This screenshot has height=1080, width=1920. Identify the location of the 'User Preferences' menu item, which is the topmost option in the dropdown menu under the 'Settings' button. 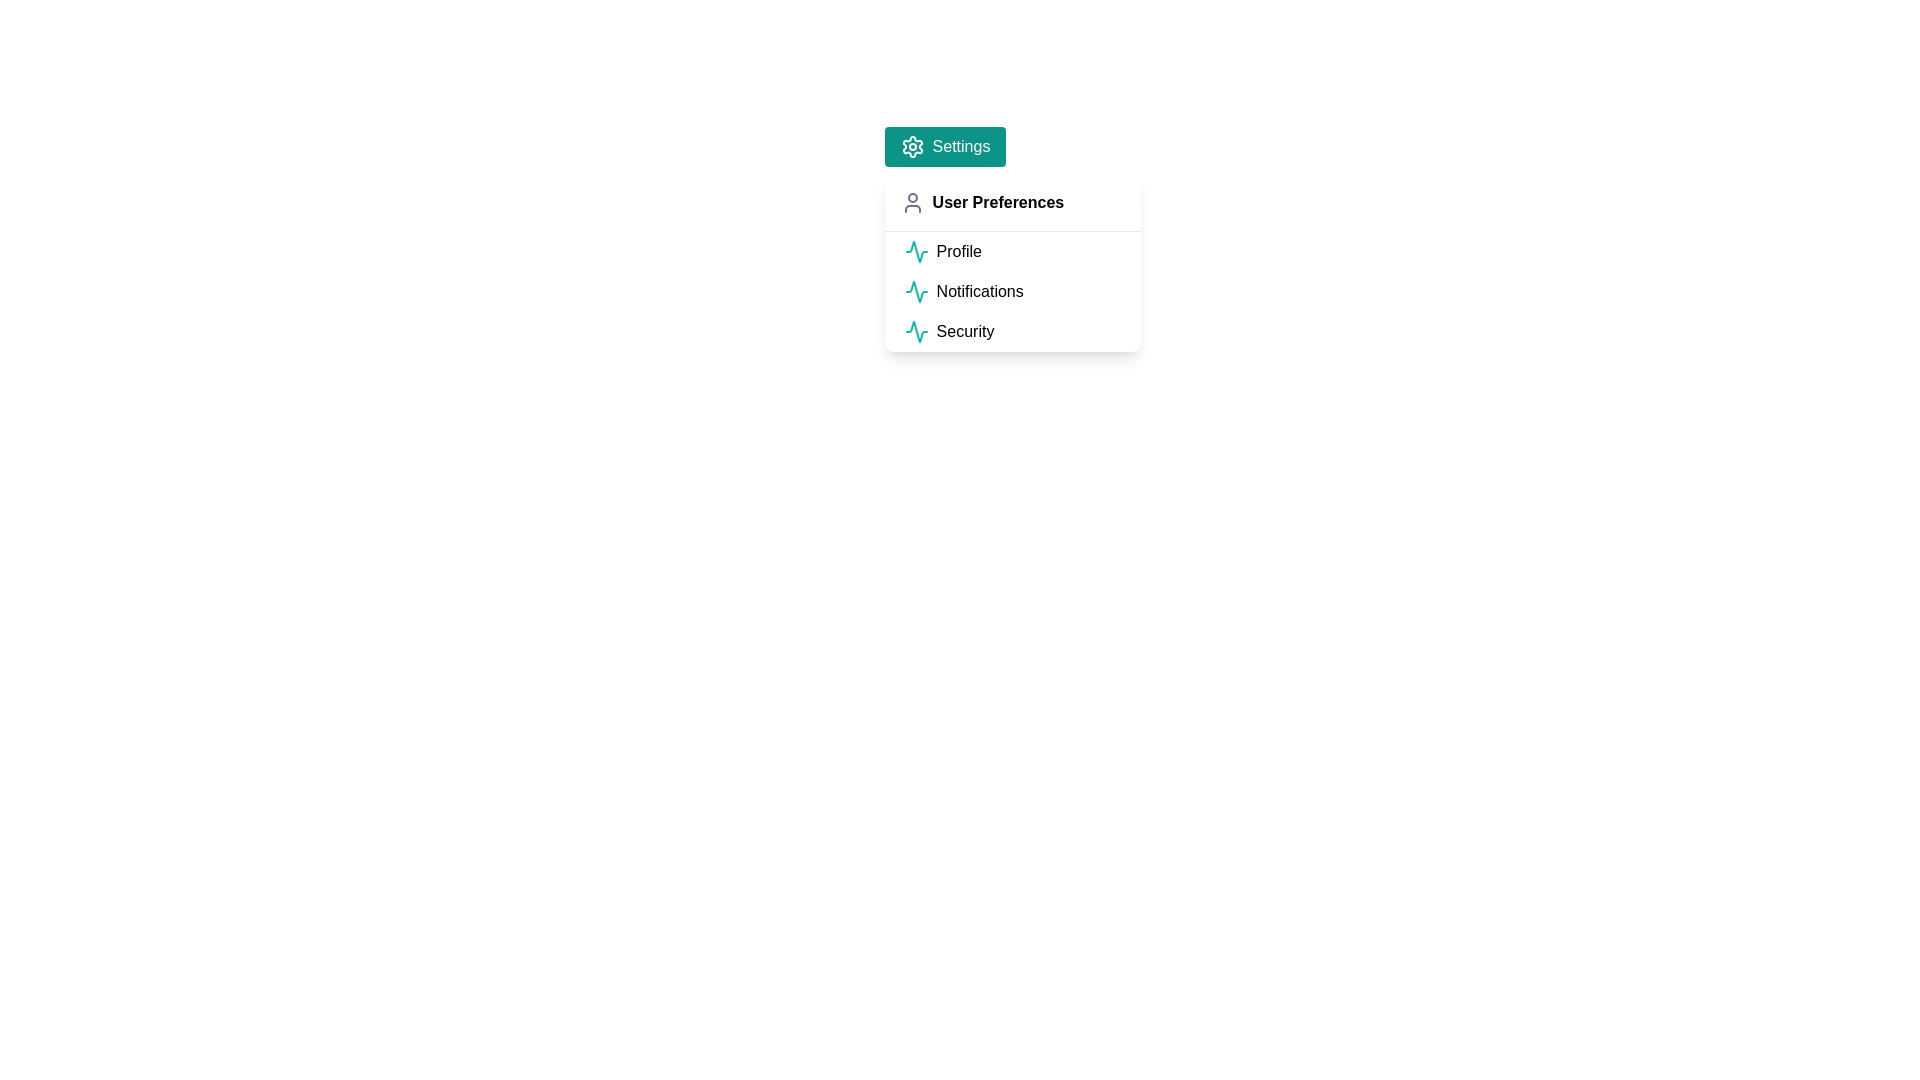
(1012, 203).